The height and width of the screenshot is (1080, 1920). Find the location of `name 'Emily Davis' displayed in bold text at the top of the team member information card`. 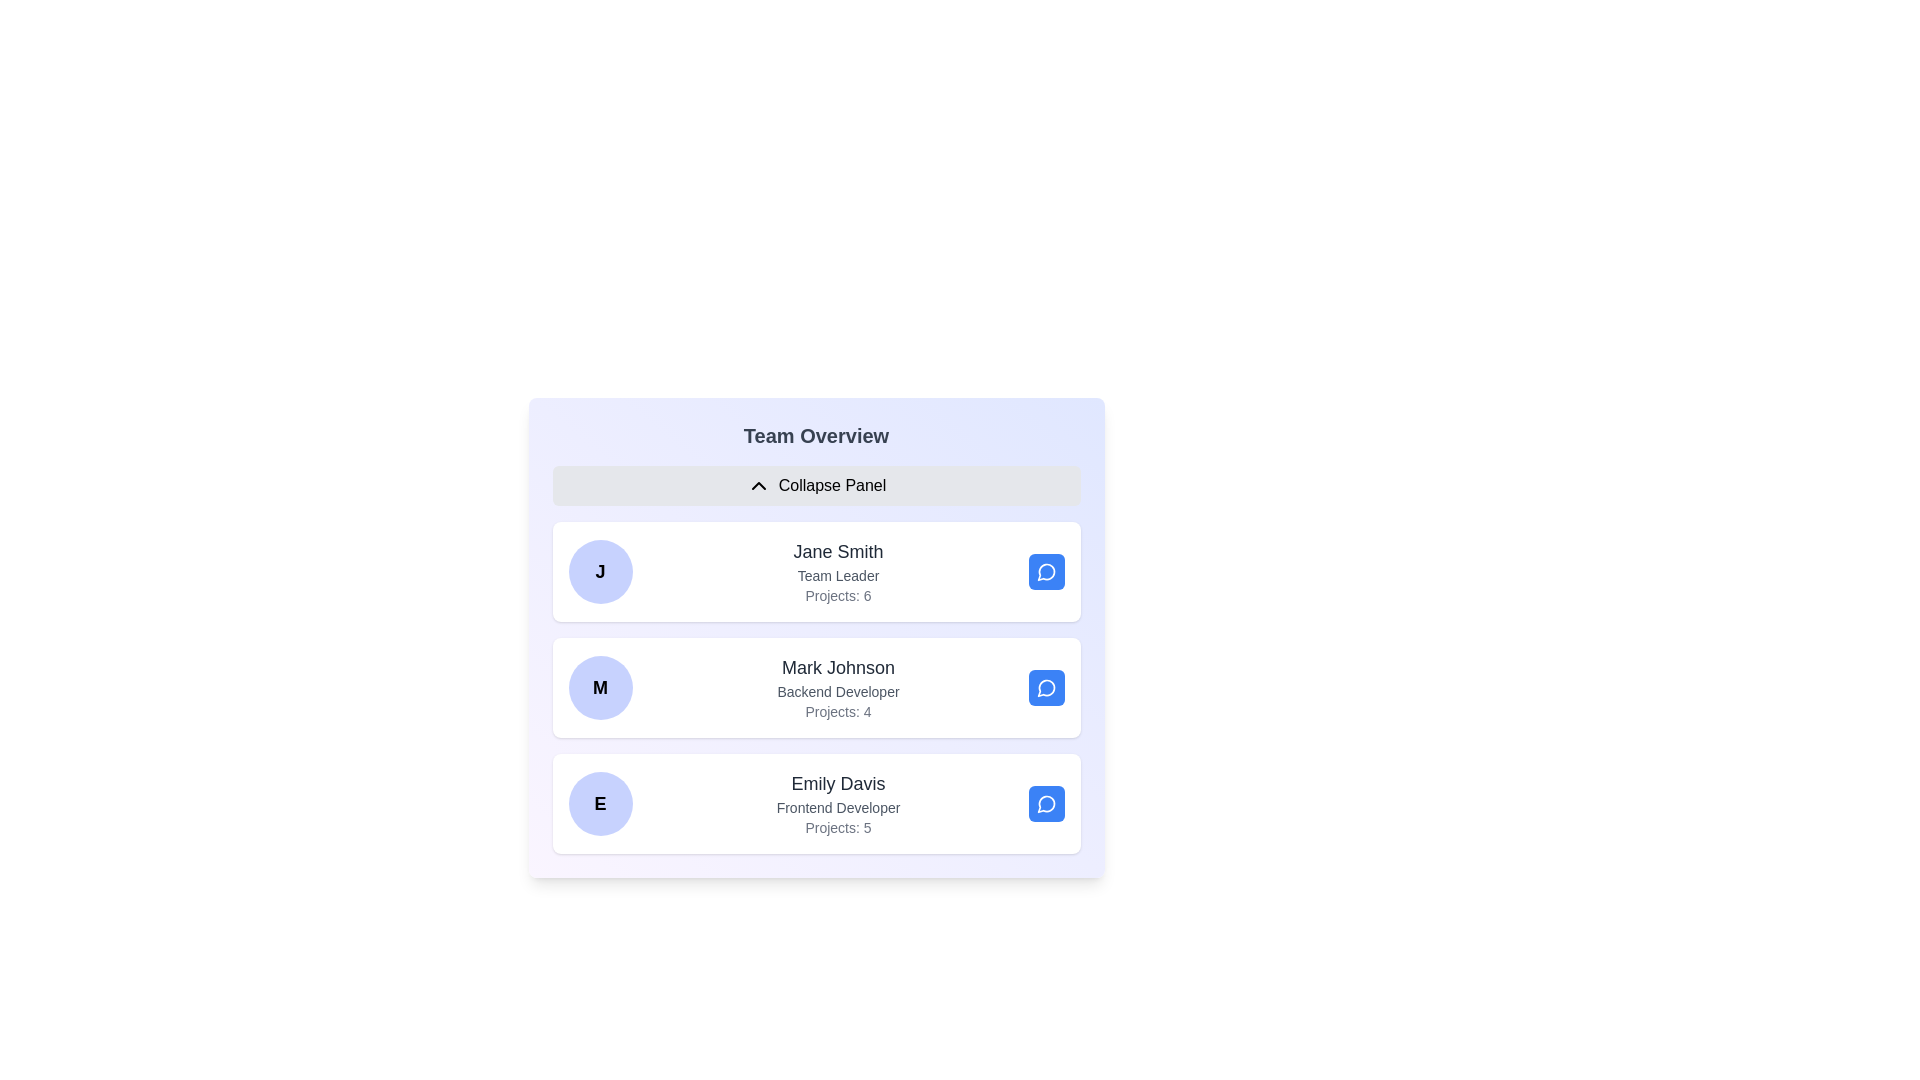

name 'Emily Davis' displayed in bold text at the top of the team member information card is located at coordinates (838, 782).